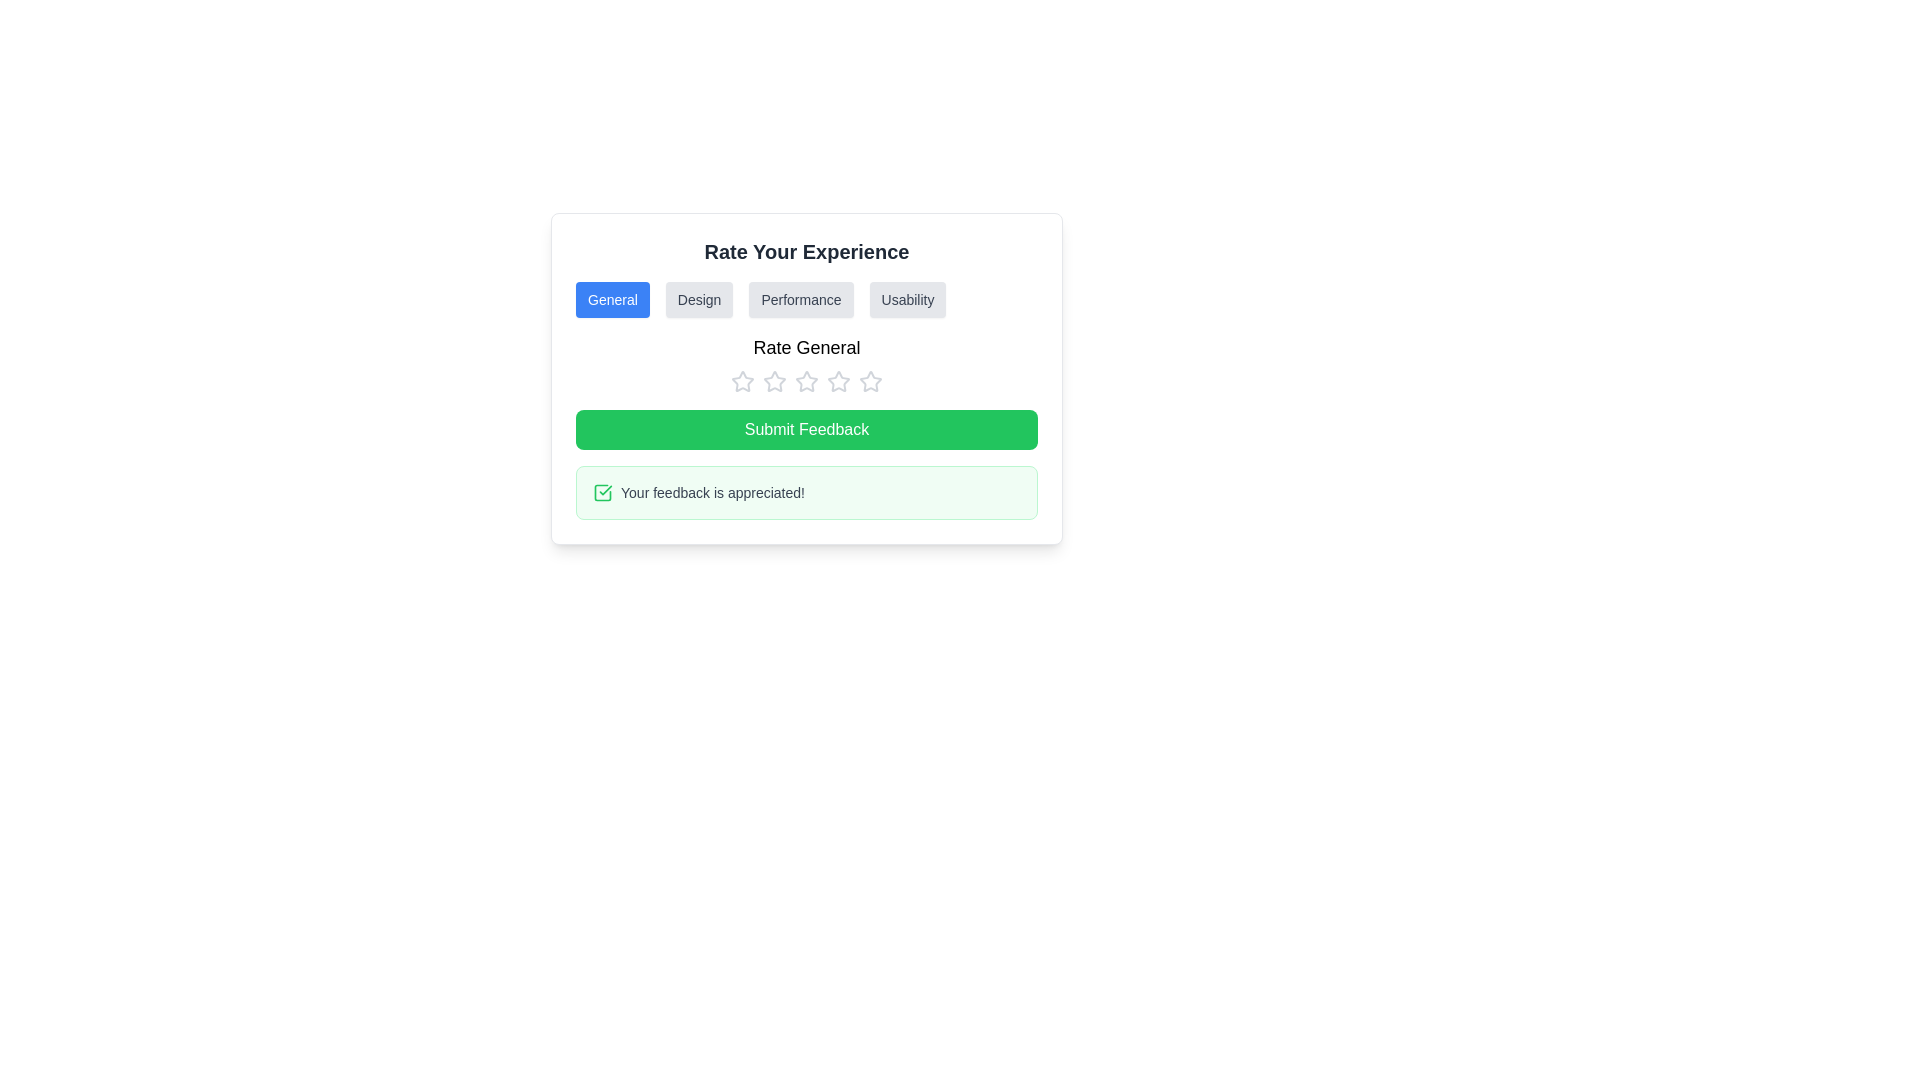 The image size is (1920, 1080). I want to click on the notification message with a green border and light green background containing the text 'Your feedback is appreciated!', so click(806, 493).